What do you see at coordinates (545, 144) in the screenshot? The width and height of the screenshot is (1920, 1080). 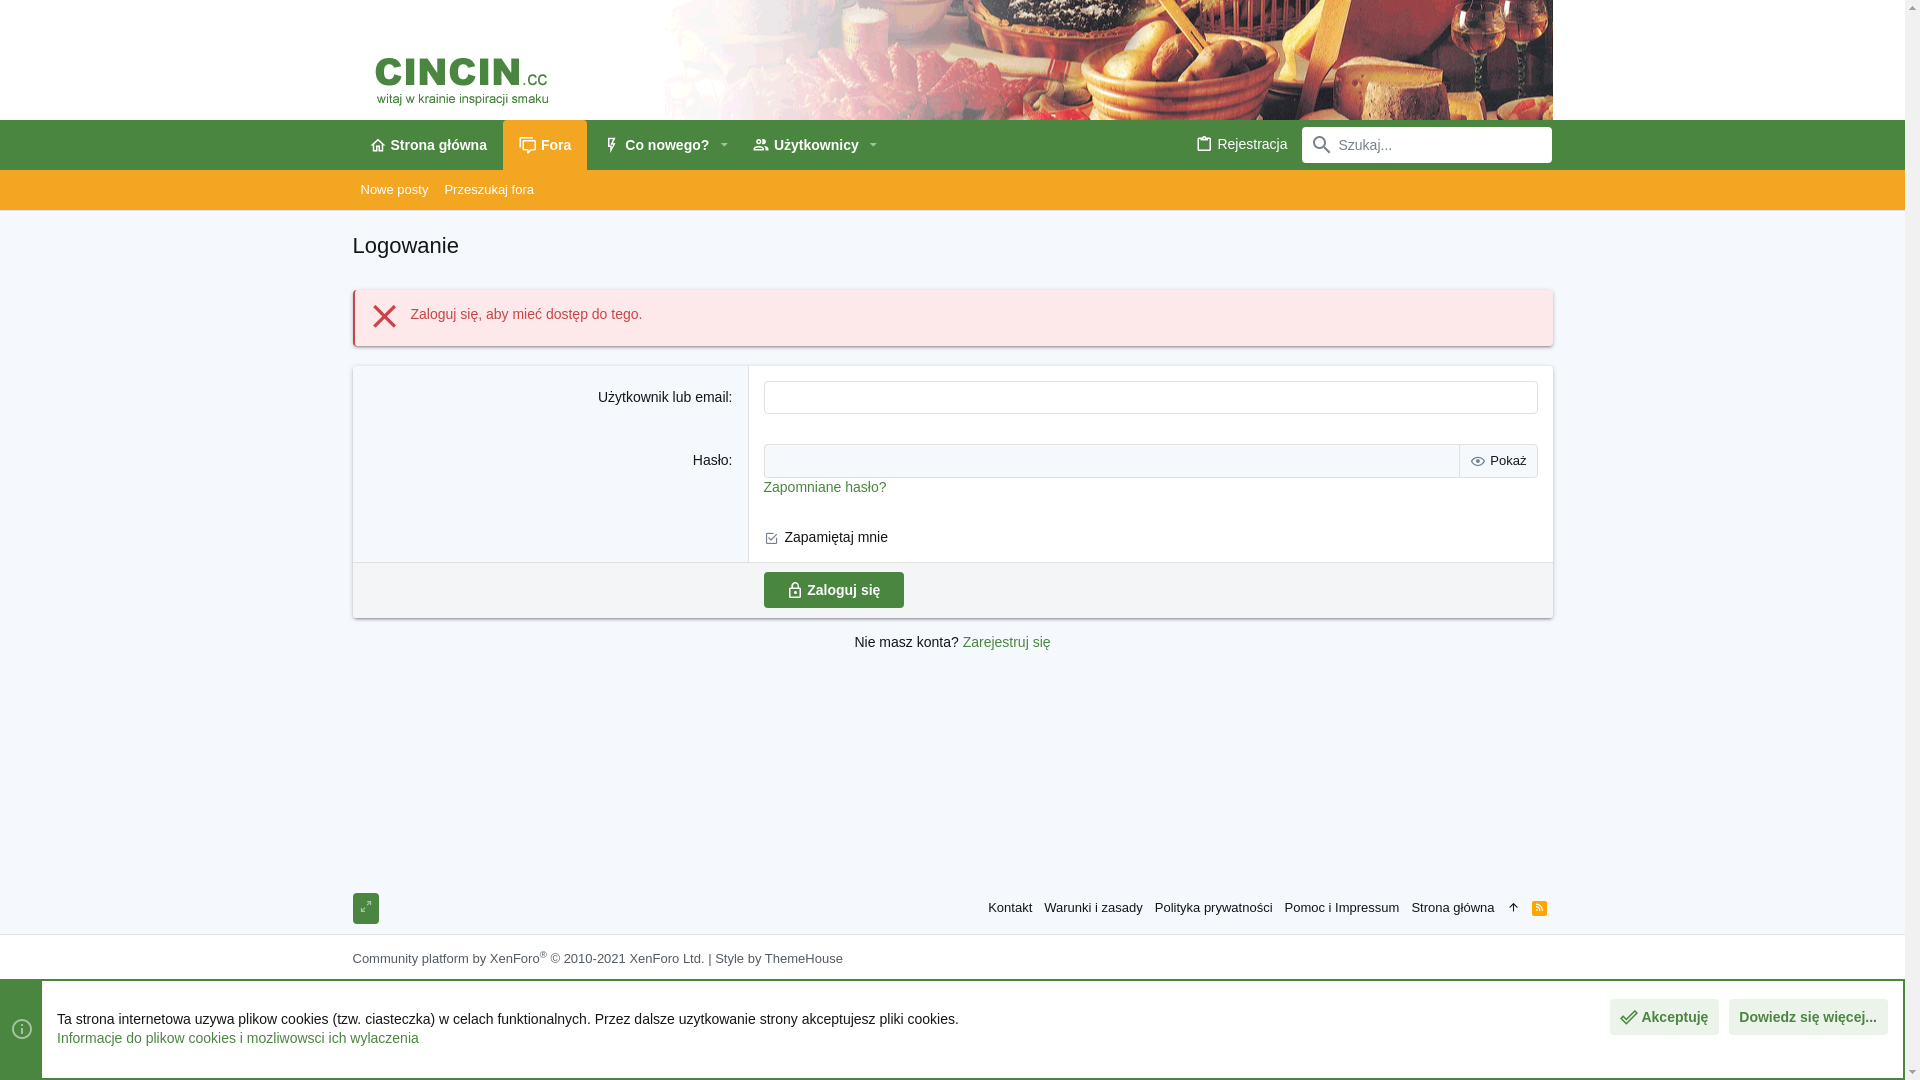 I see `'Fora'` at bounding box center [545, 144].